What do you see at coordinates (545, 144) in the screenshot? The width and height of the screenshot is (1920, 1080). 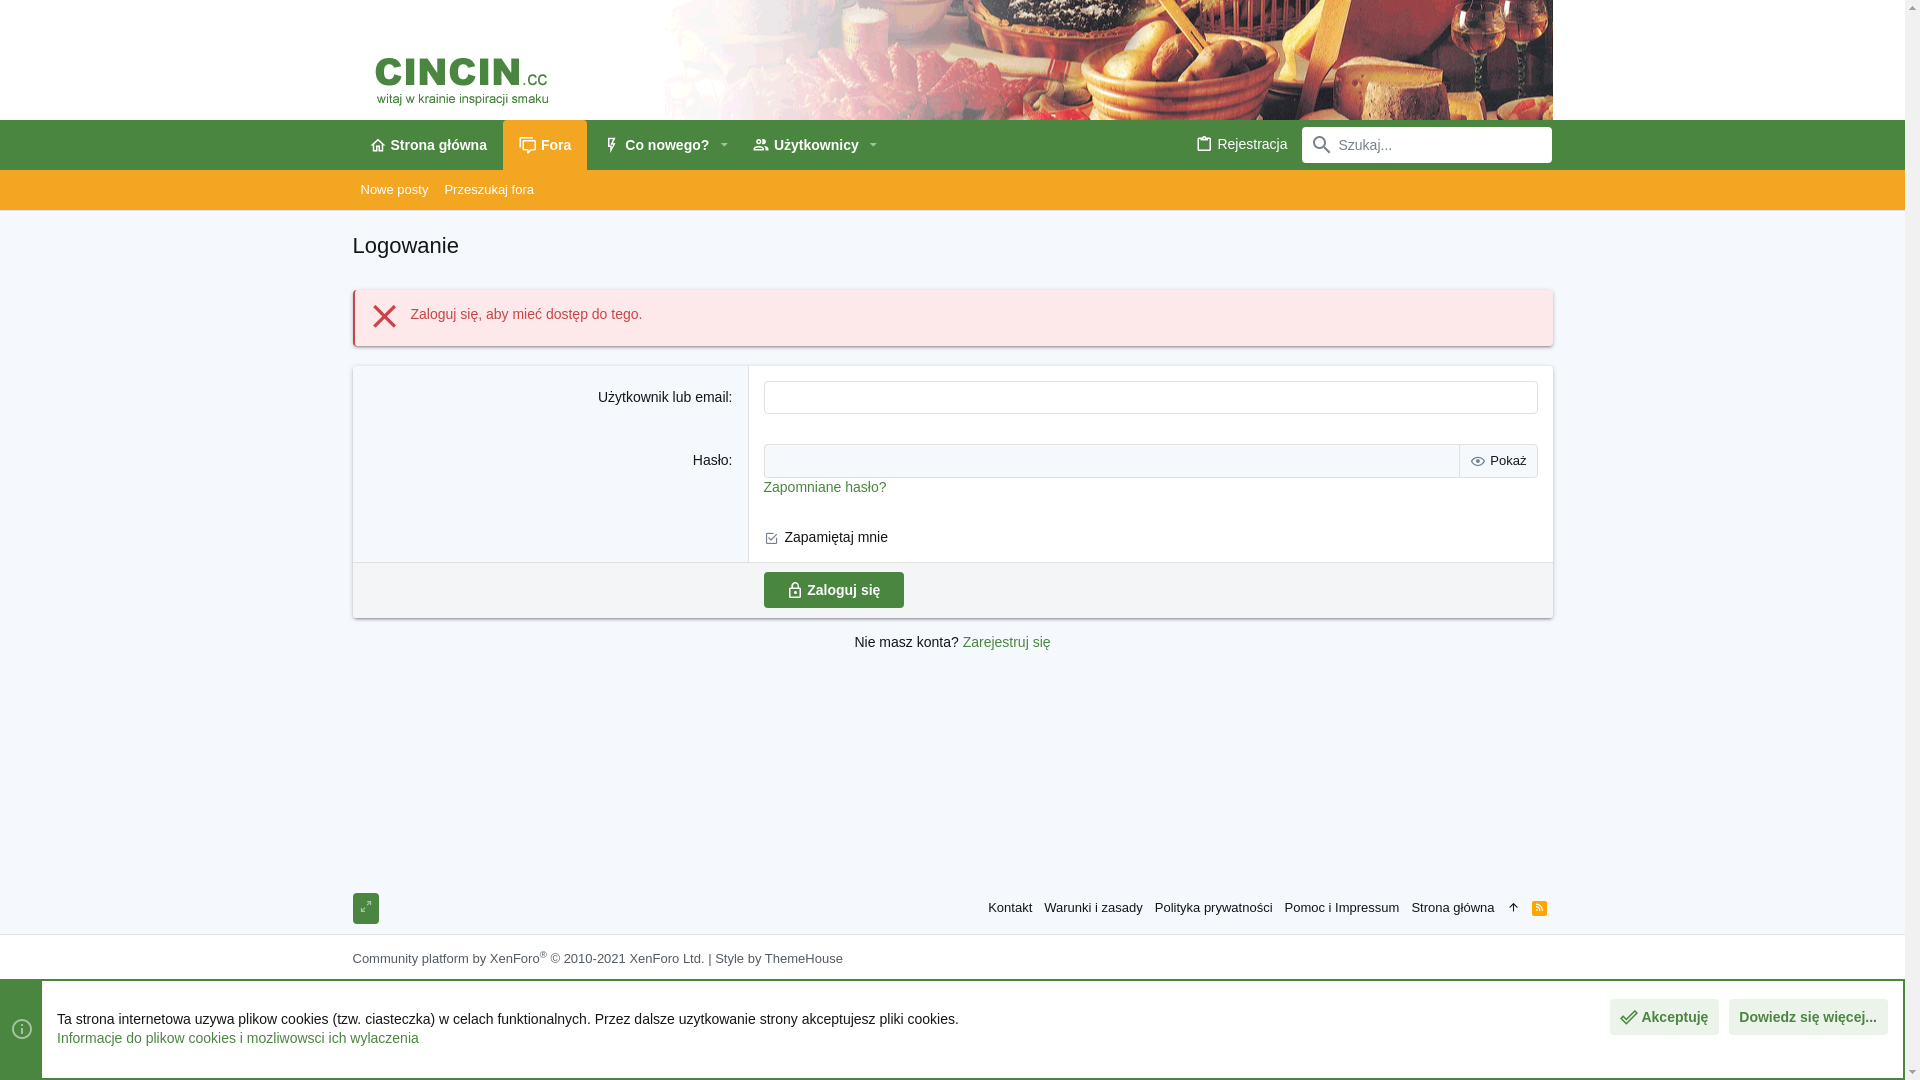 I see `'Fora'` at bounding box center [545, 144].